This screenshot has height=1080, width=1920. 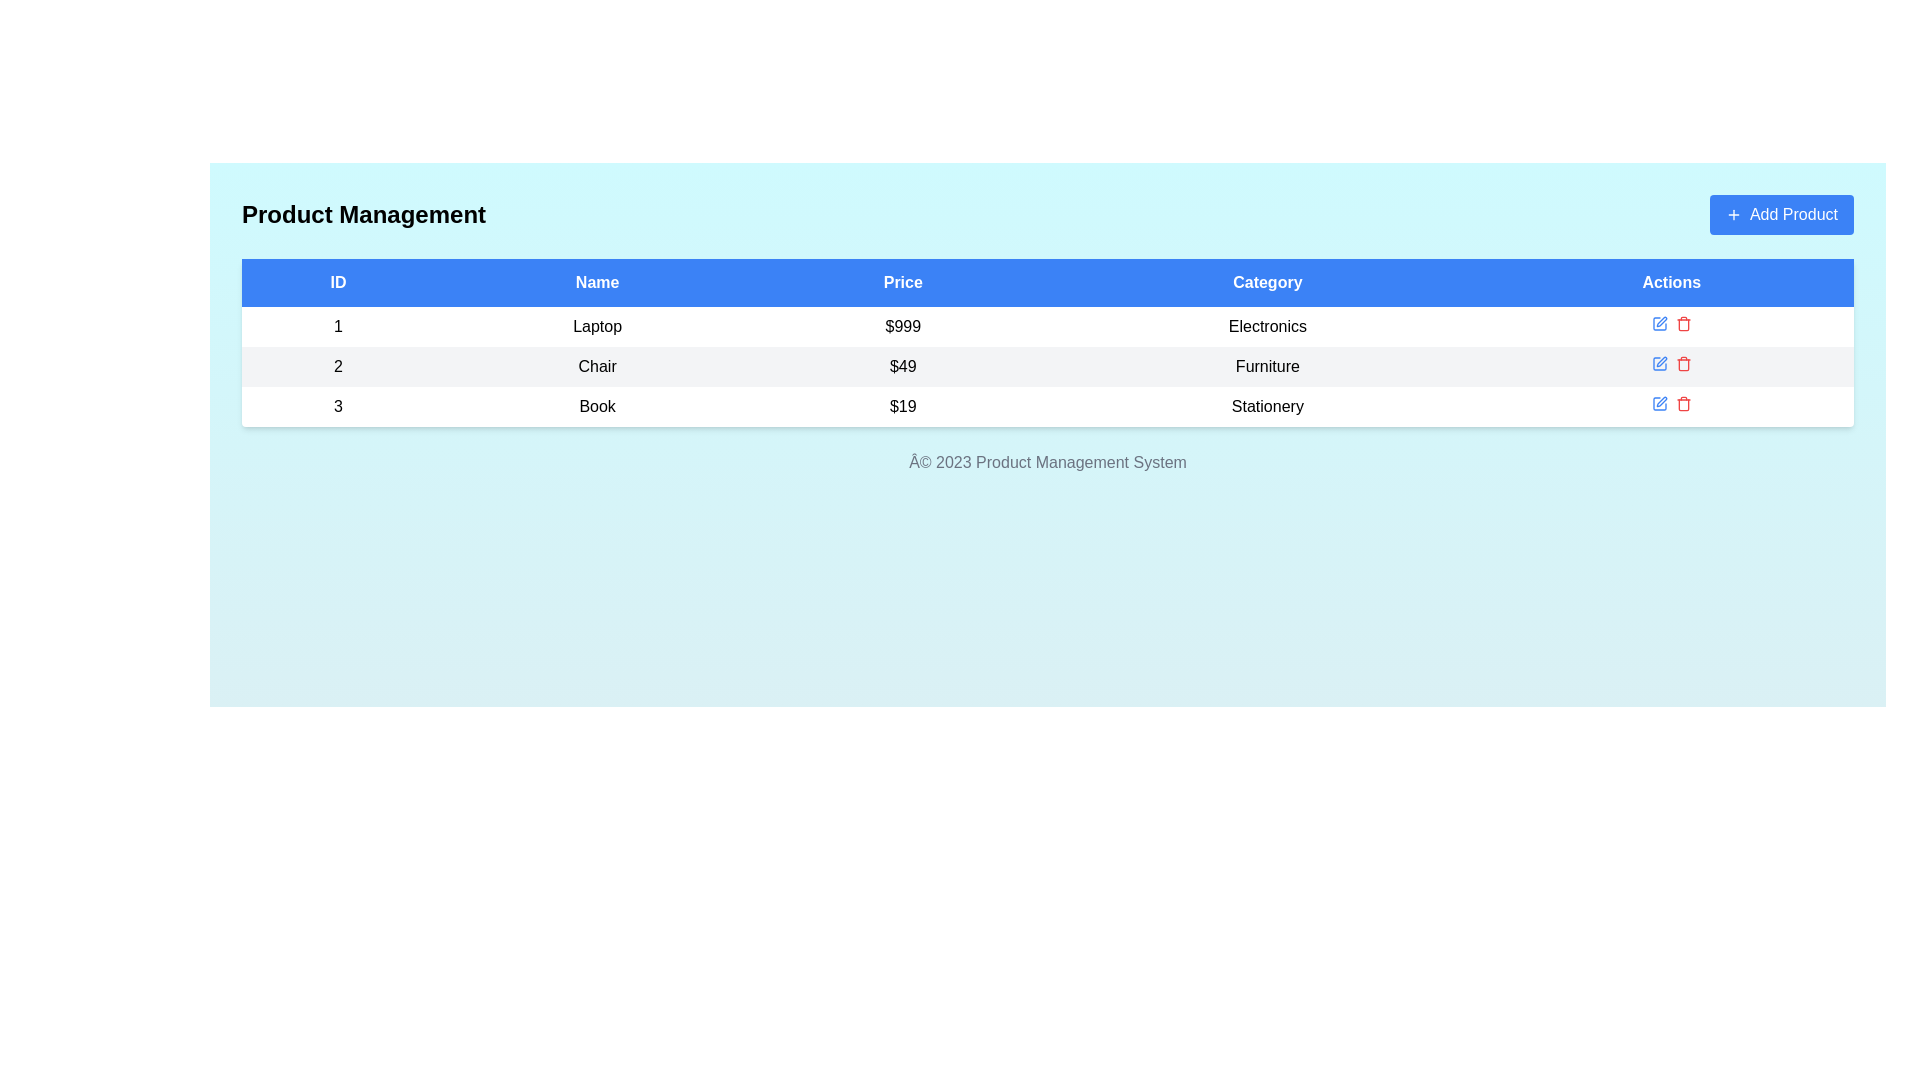 I want to click on the primary button for adding a new product located in the header area, adjacent to the 'Product Management' heading, so click(x=1781, y=215).